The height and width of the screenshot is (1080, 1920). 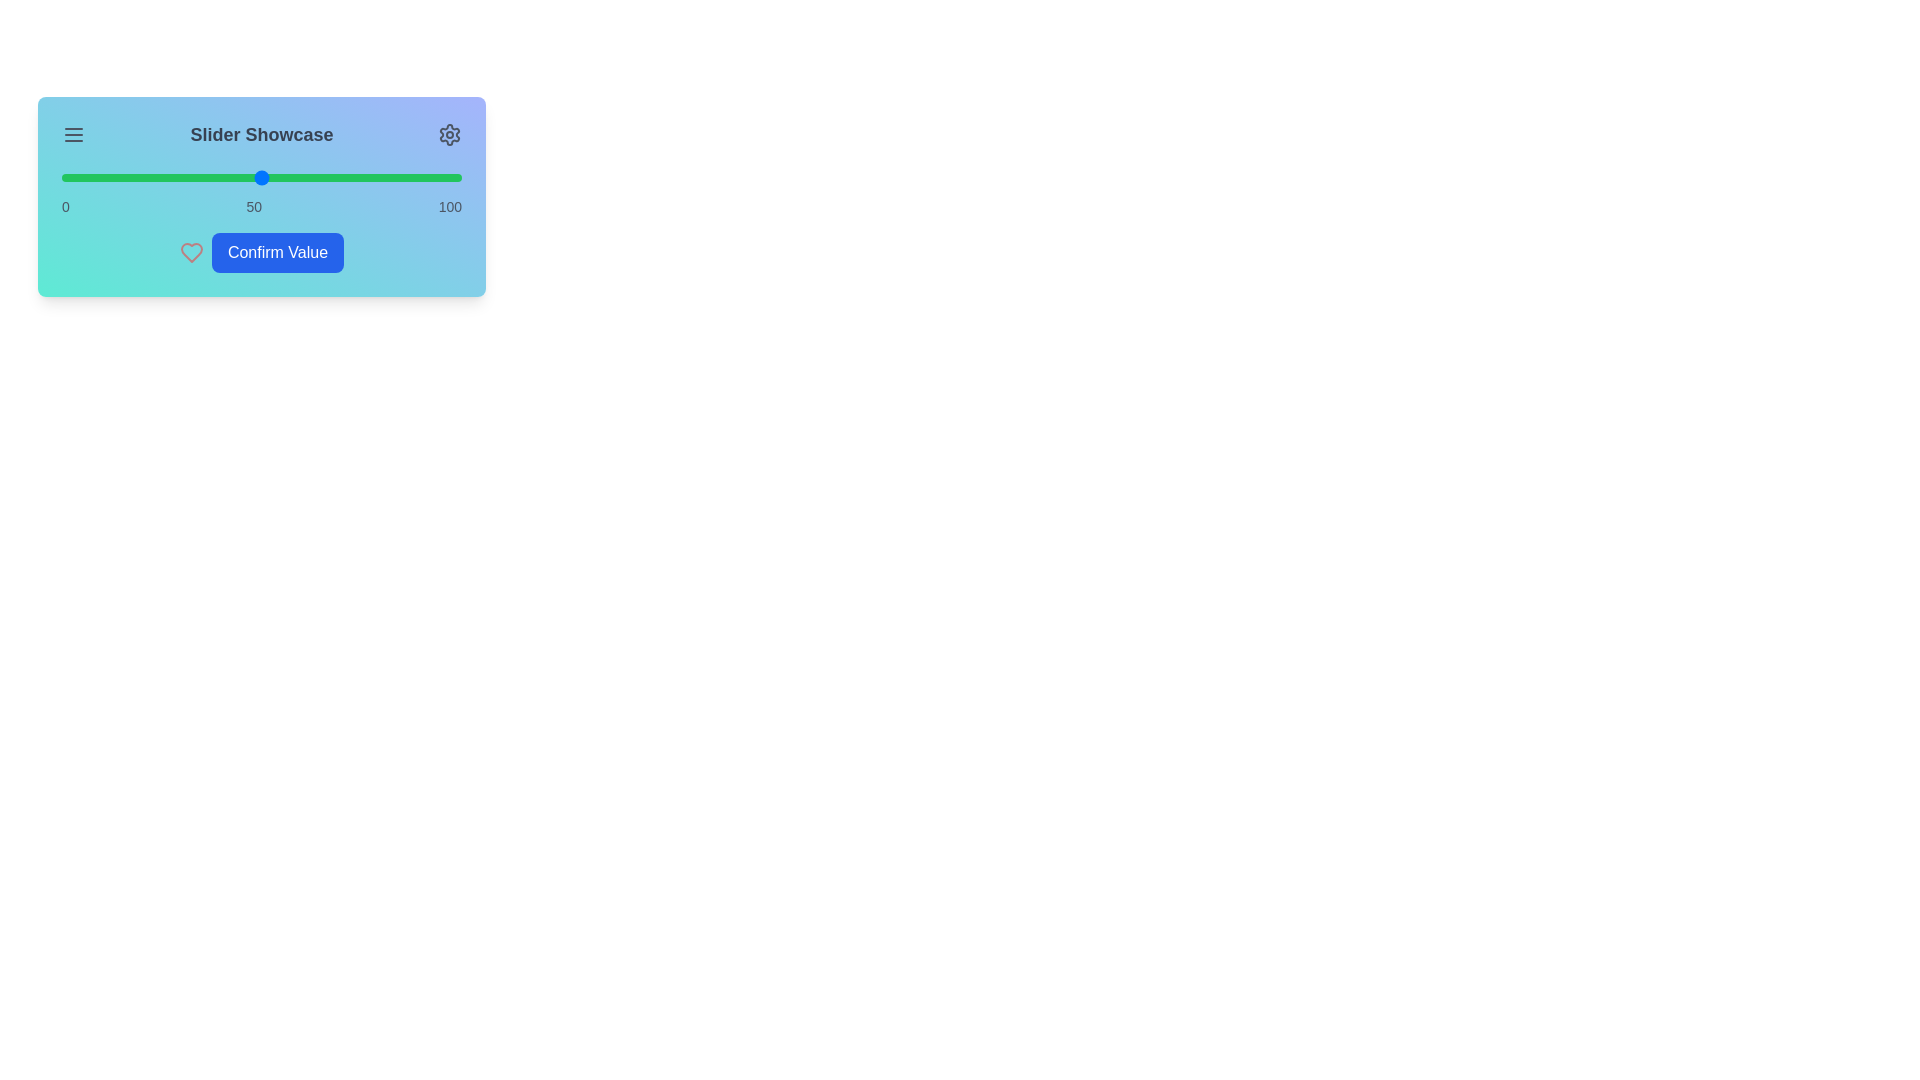 What do you see at coordinates (449, 135) in the screenshot?
I see `the Settings icon` at bounding box center [449, 135].